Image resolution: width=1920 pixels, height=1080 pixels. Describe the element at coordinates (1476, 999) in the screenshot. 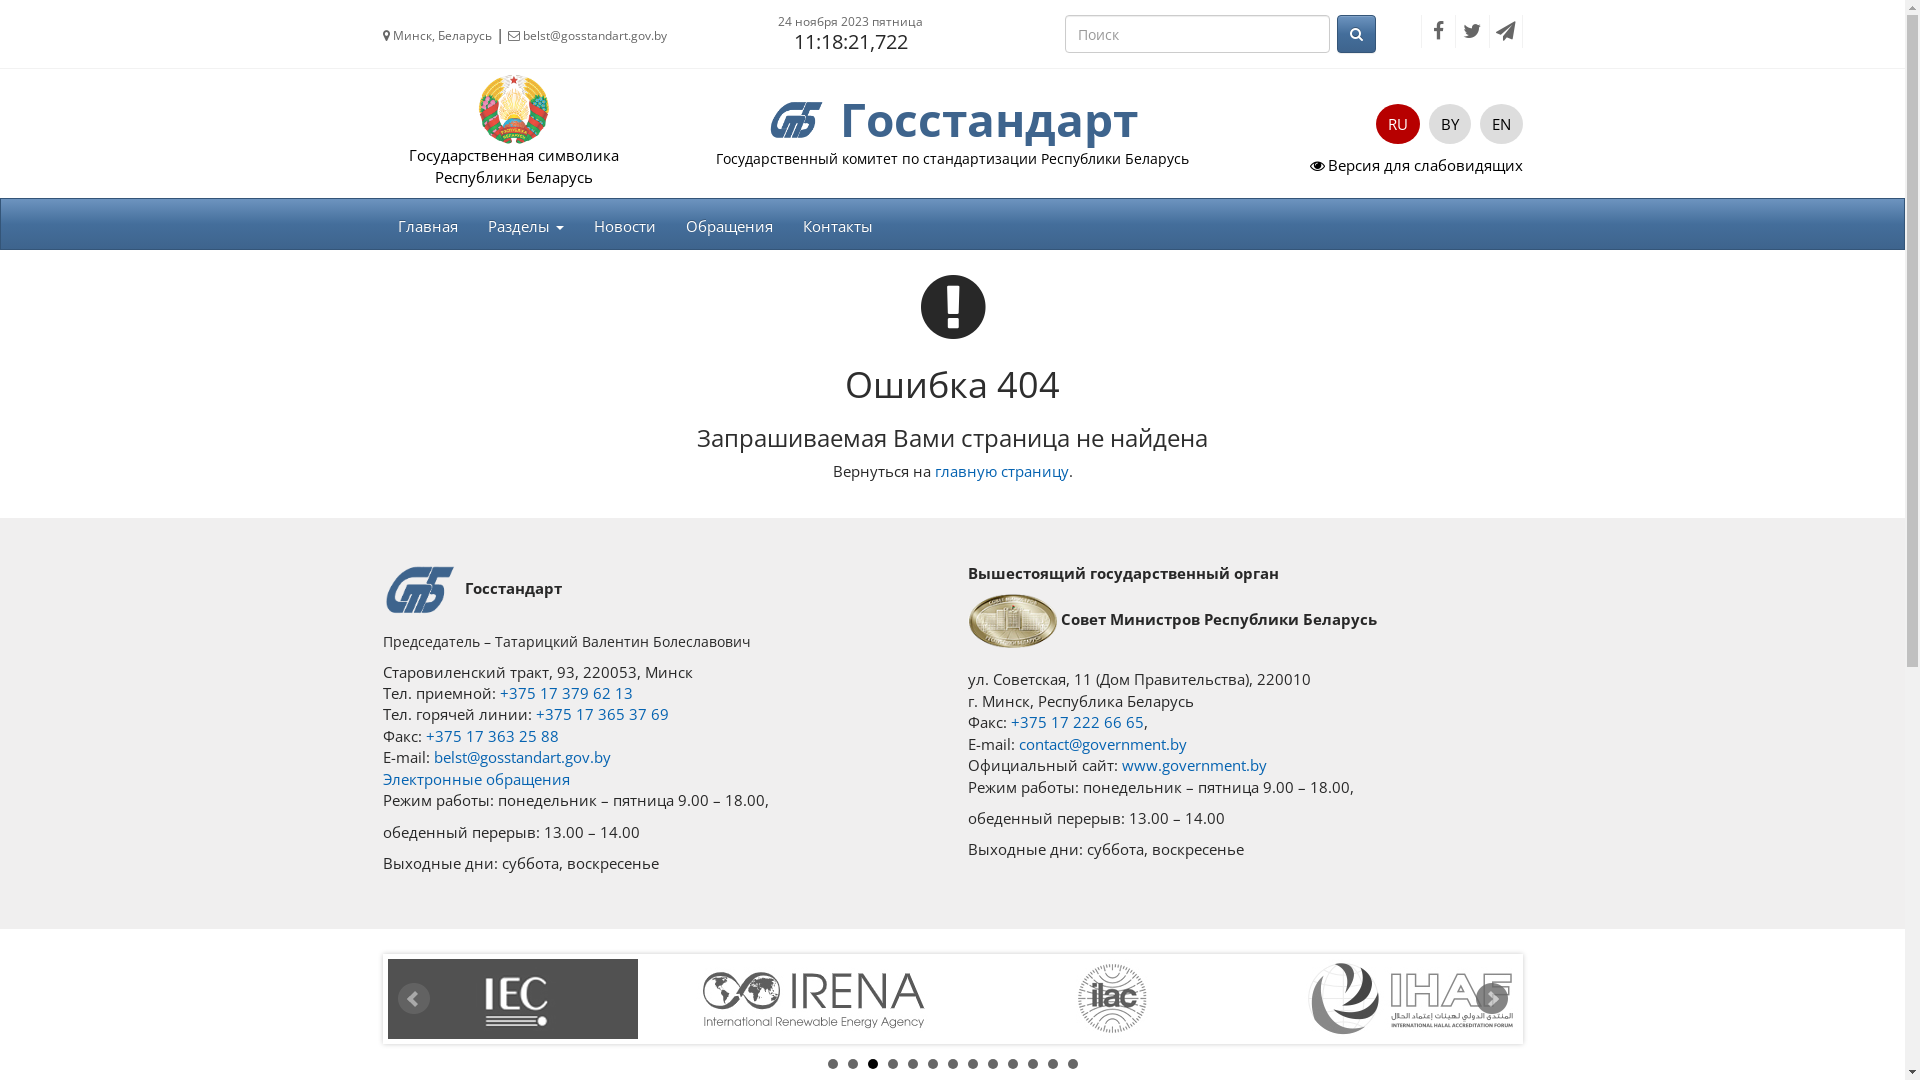

I see `'Next'` at that location.